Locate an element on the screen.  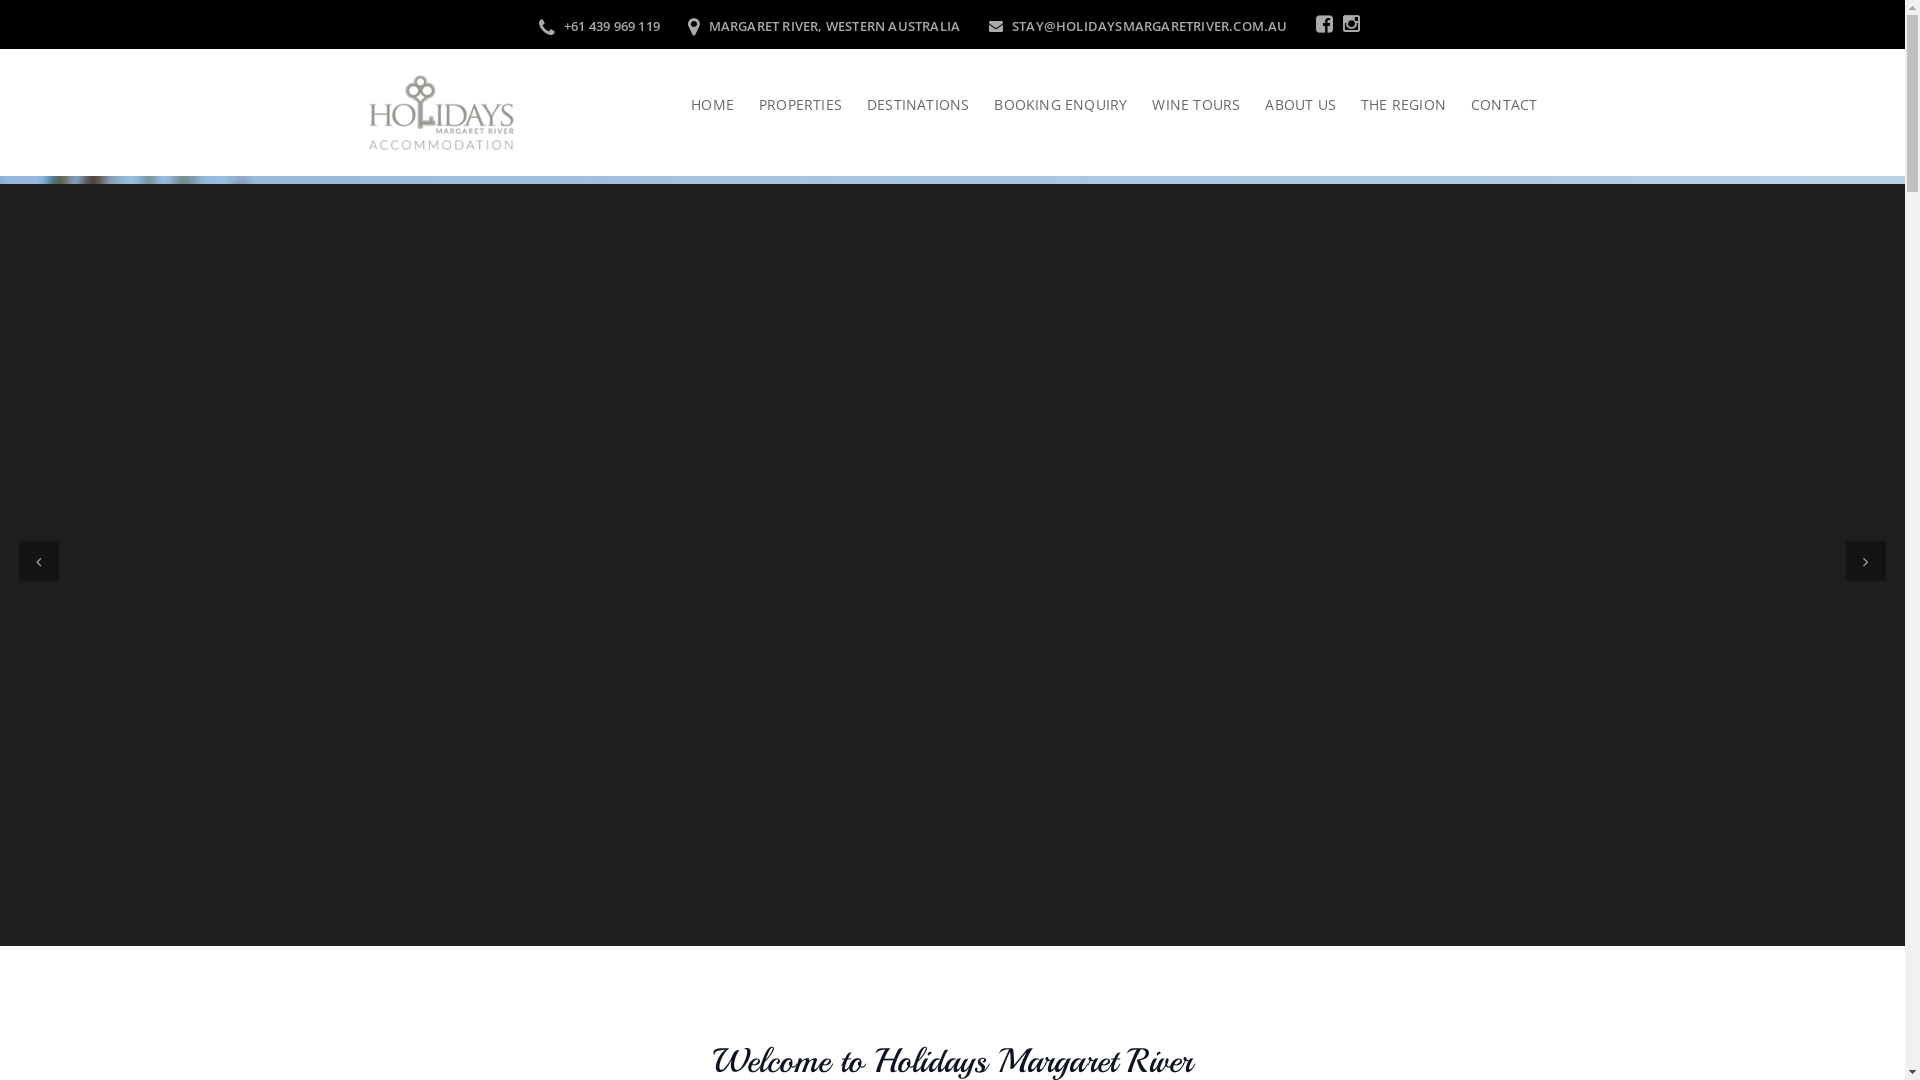
'+61 439 969 119' is located at coordinates (538, 24).